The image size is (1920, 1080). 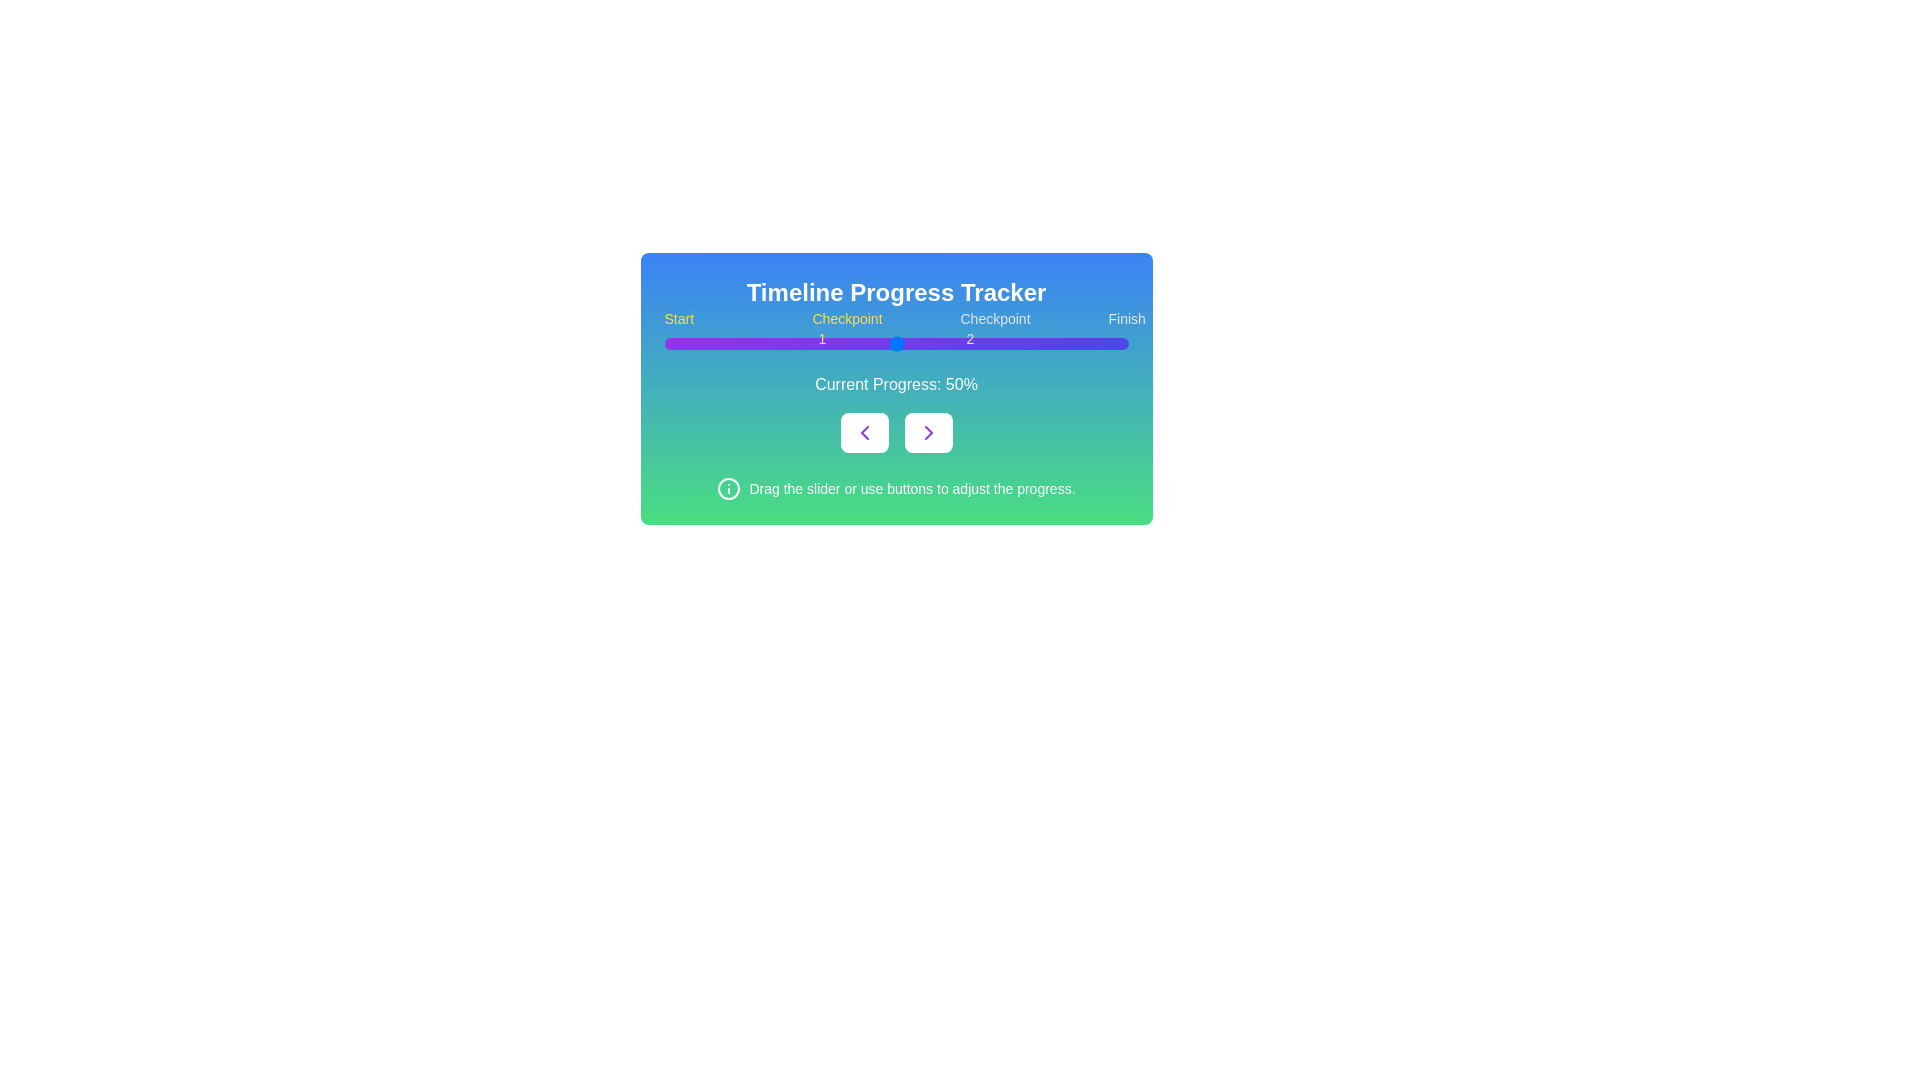 I want to click on progress on the slider, so click(x=742, y=342).